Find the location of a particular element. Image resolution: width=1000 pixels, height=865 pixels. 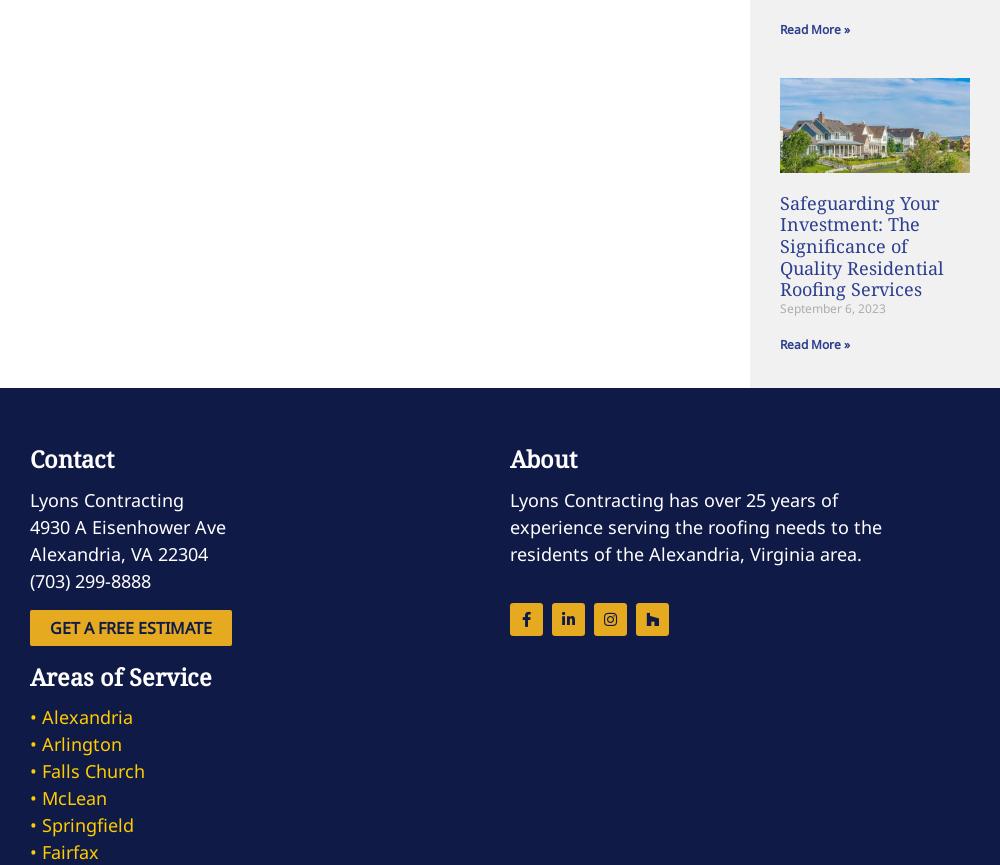

'September 6, 2023' is located at coordinates (780, 307).